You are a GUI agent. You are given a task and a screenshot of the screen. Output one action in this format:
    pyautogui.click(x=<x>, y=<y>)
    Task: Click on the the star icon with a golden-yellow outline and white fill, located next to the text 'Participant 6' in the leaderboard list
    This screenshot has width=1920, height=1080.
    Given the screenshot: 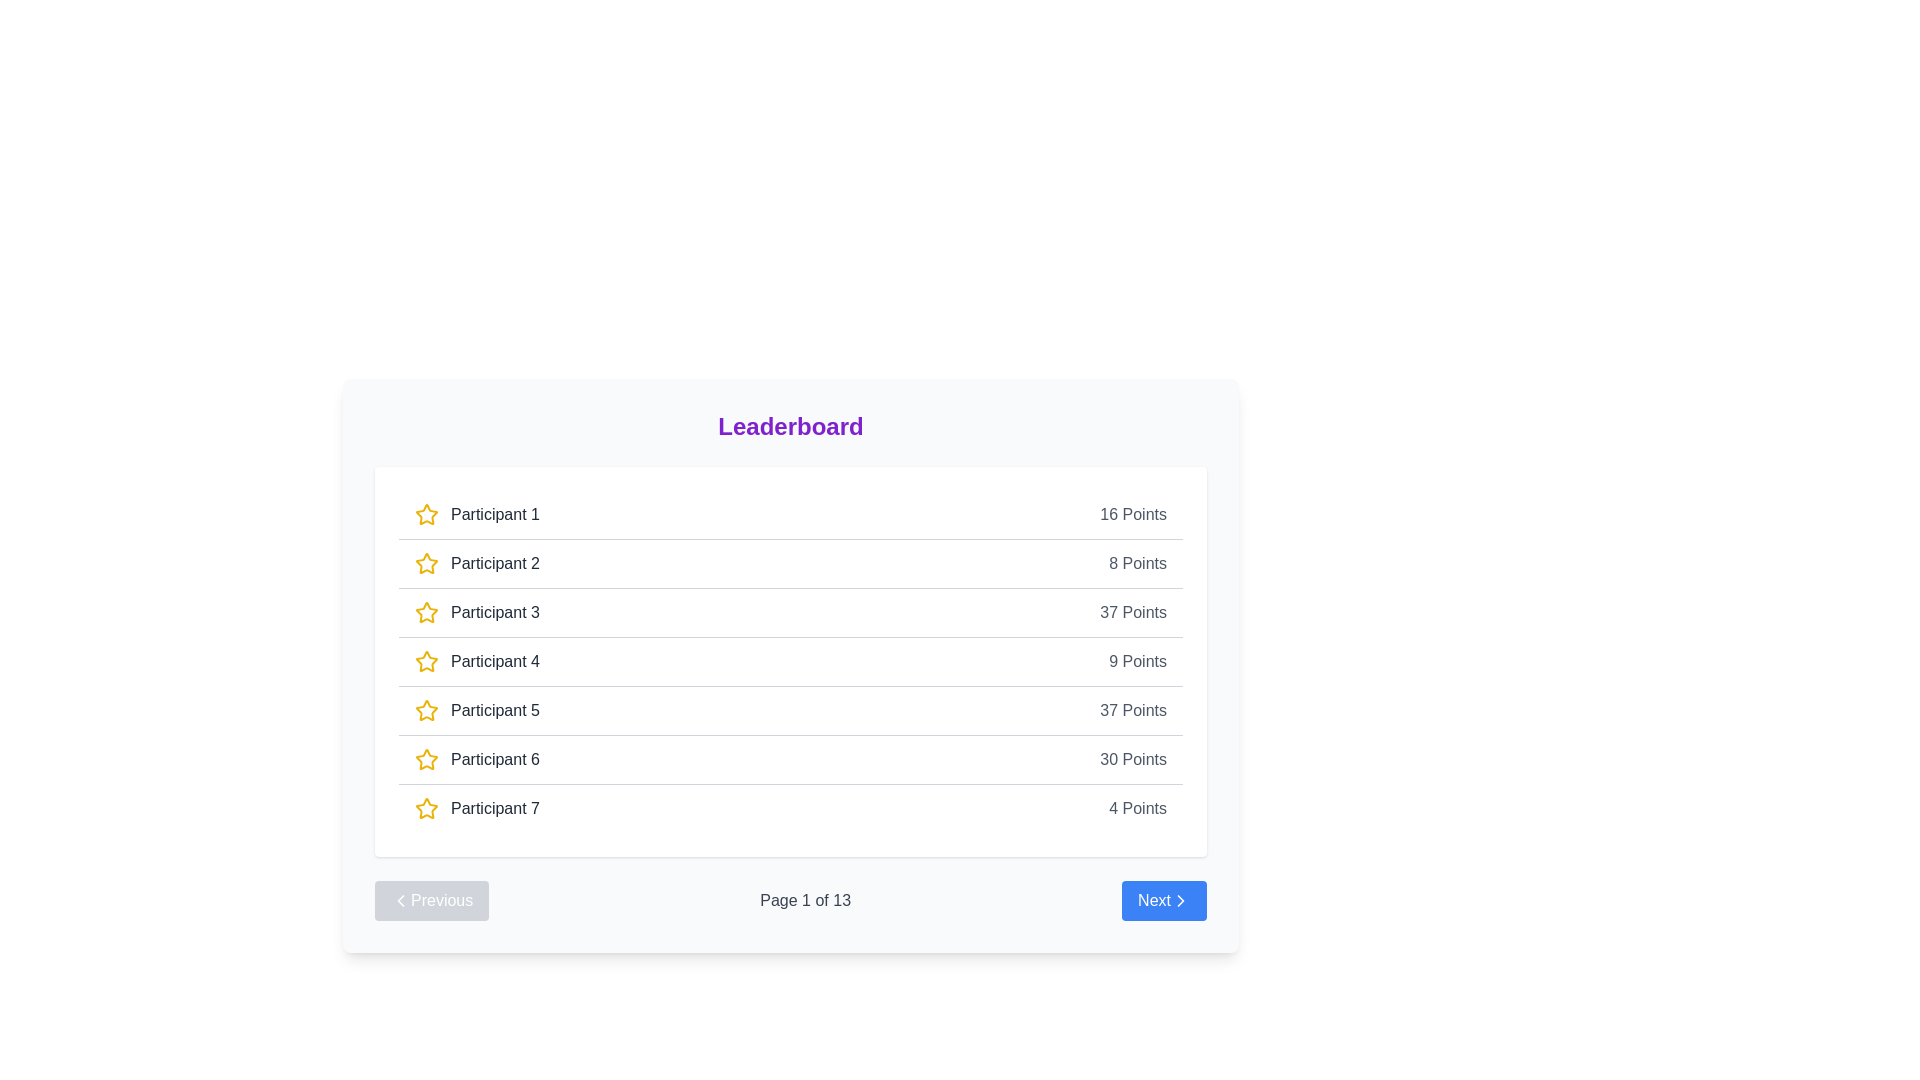 What is the action you would take?
    pyautogui.click(x=426, y=759)
    